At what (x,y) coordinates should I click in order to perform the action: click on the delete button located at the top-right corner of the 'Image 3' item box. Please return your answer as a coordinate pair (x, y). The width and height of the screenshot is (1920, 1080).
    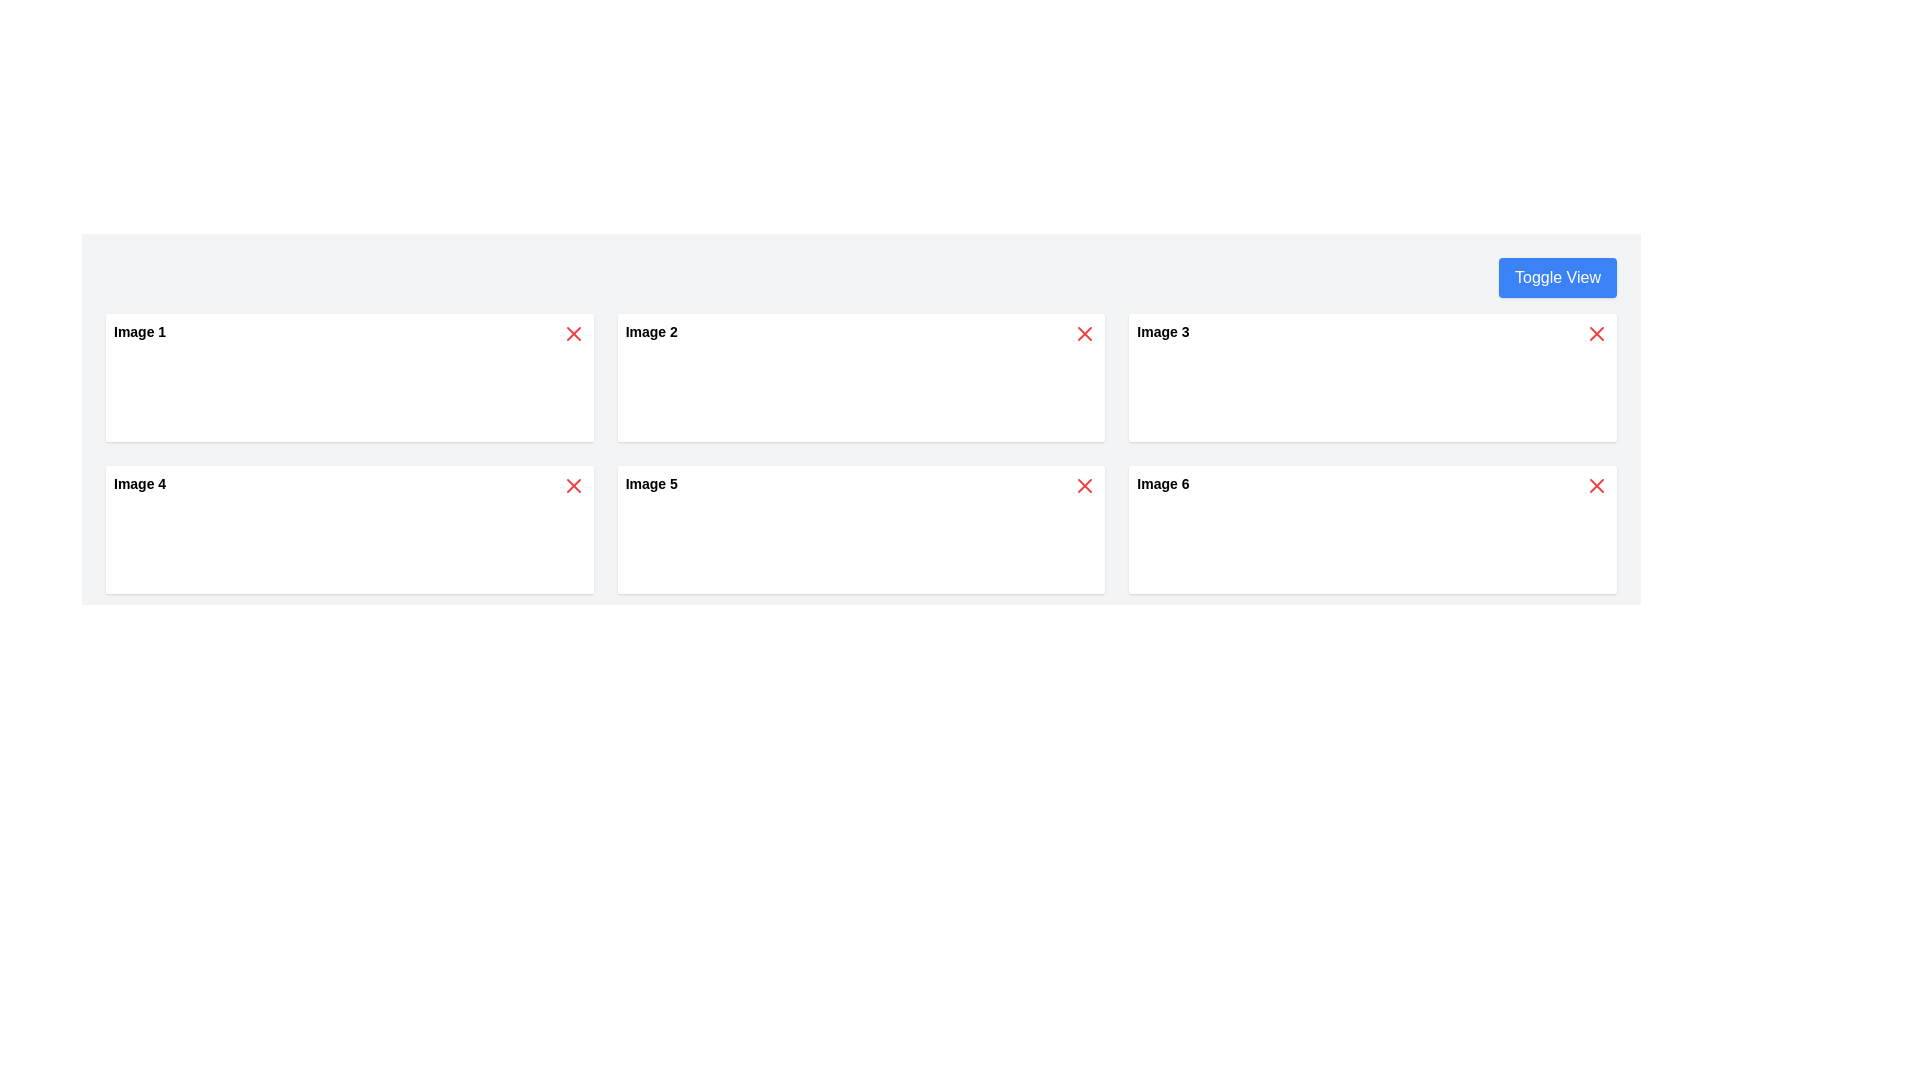
    Looking at the image, I should click on (1596, 333).